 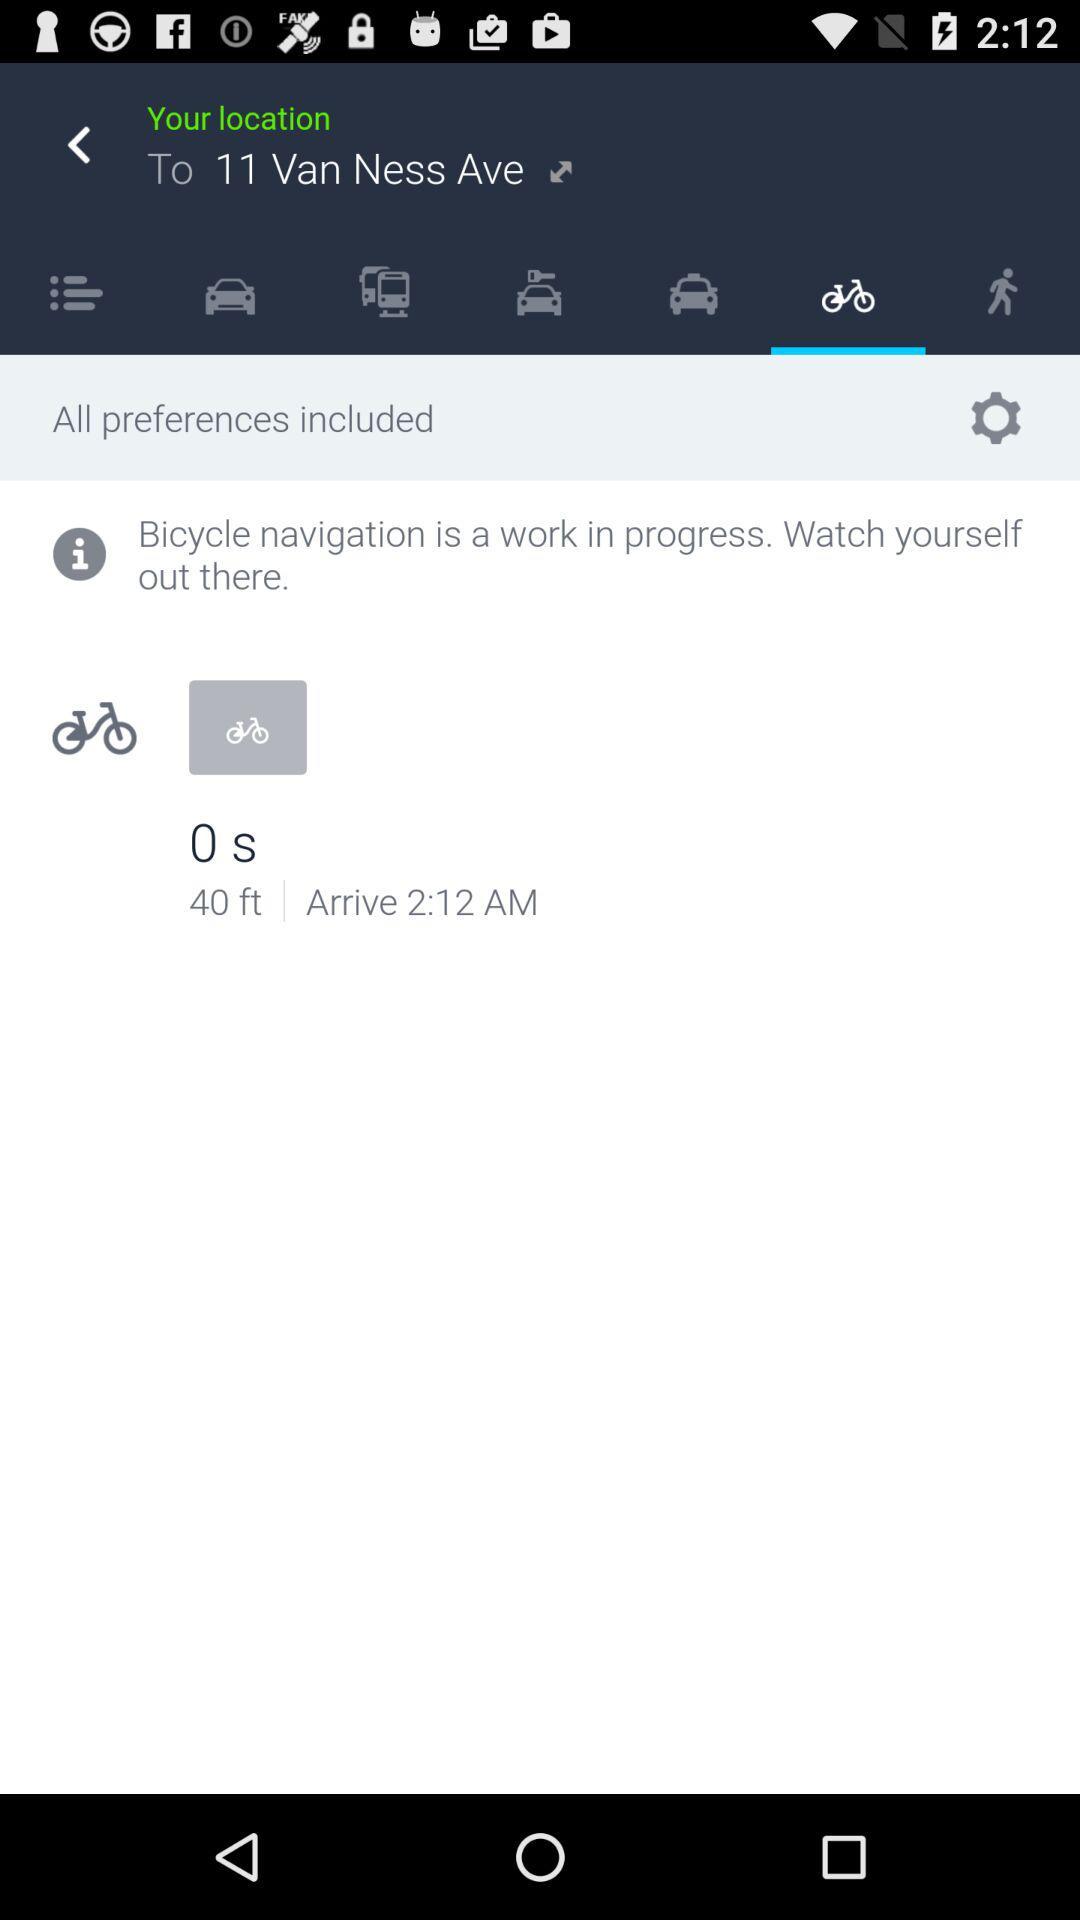 I want to click on the icon next to the 40 ft item, so click(x=284, y=899).